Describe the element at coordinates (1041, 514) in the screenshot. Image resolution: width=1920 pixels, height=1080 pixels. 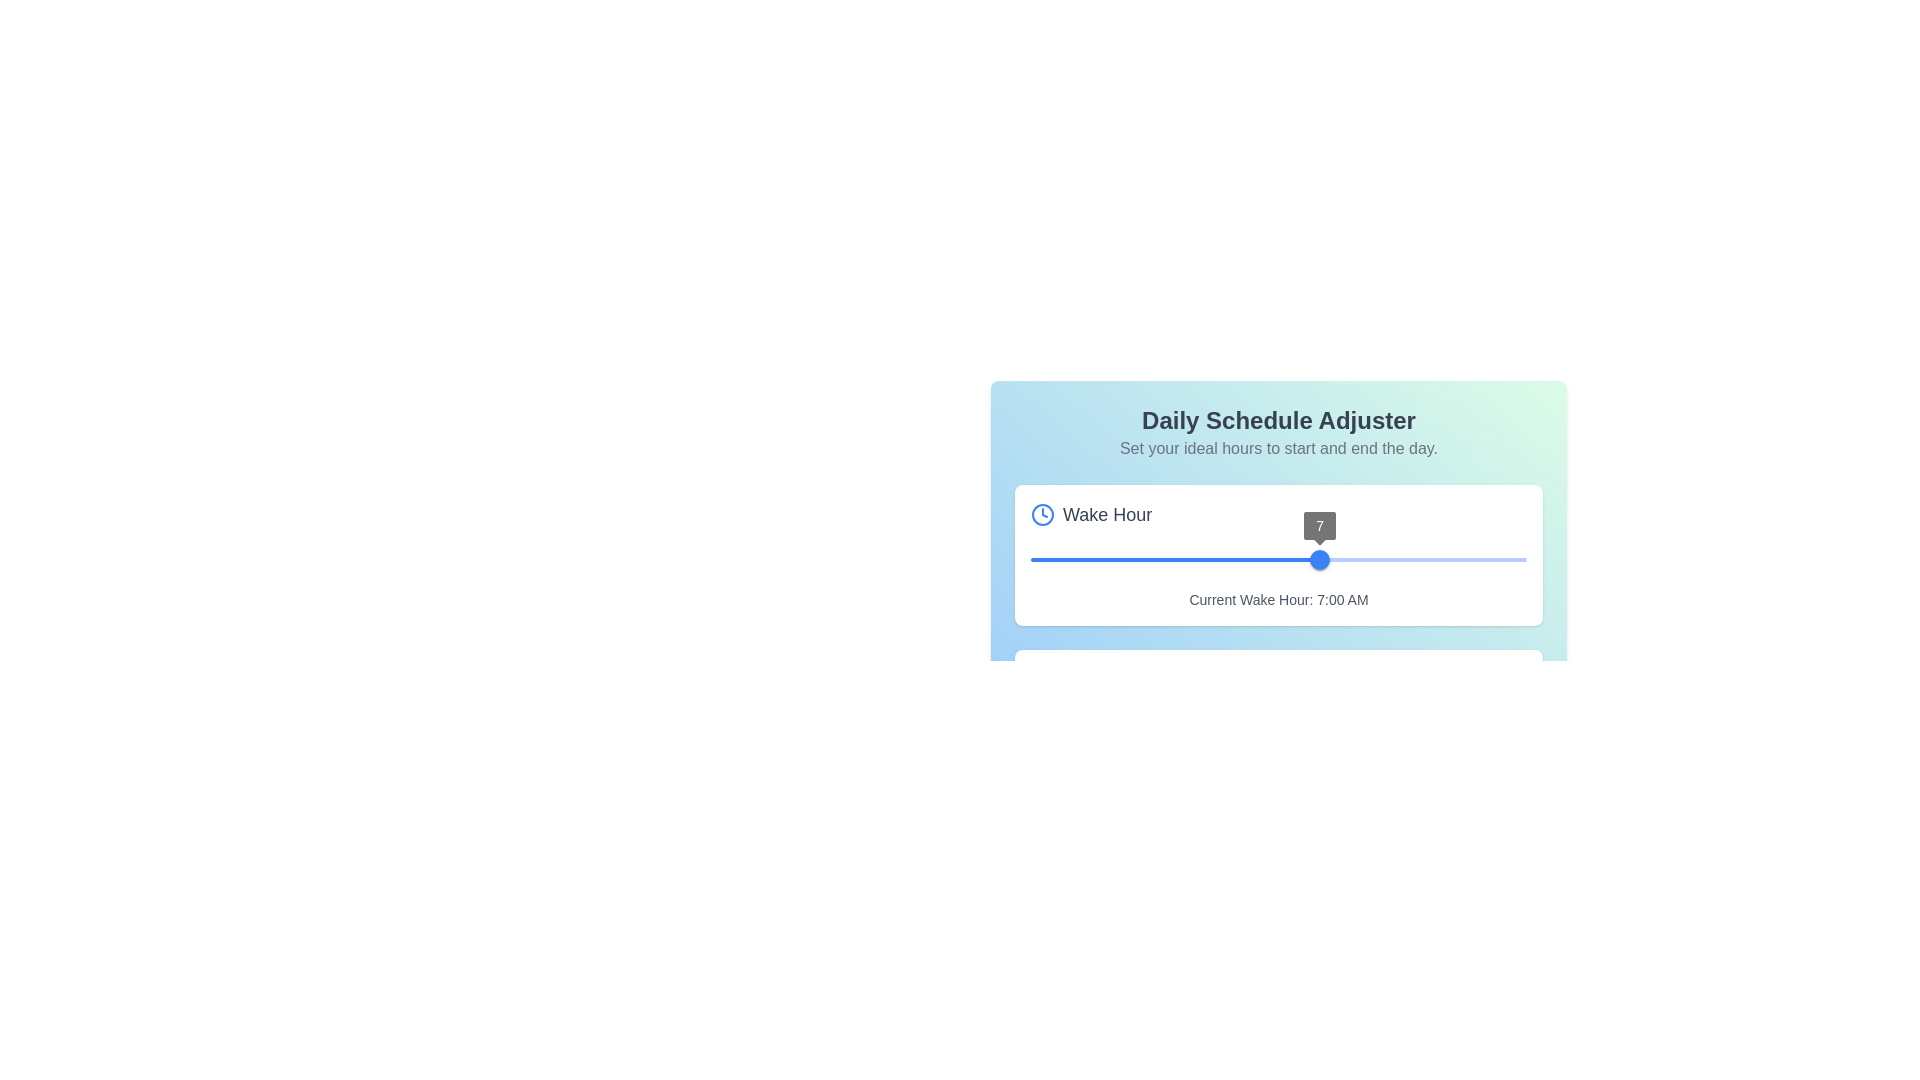
I see `the 'Wake Hour' icon located in the top-left corner of the card for accessibility purposes` at that location.